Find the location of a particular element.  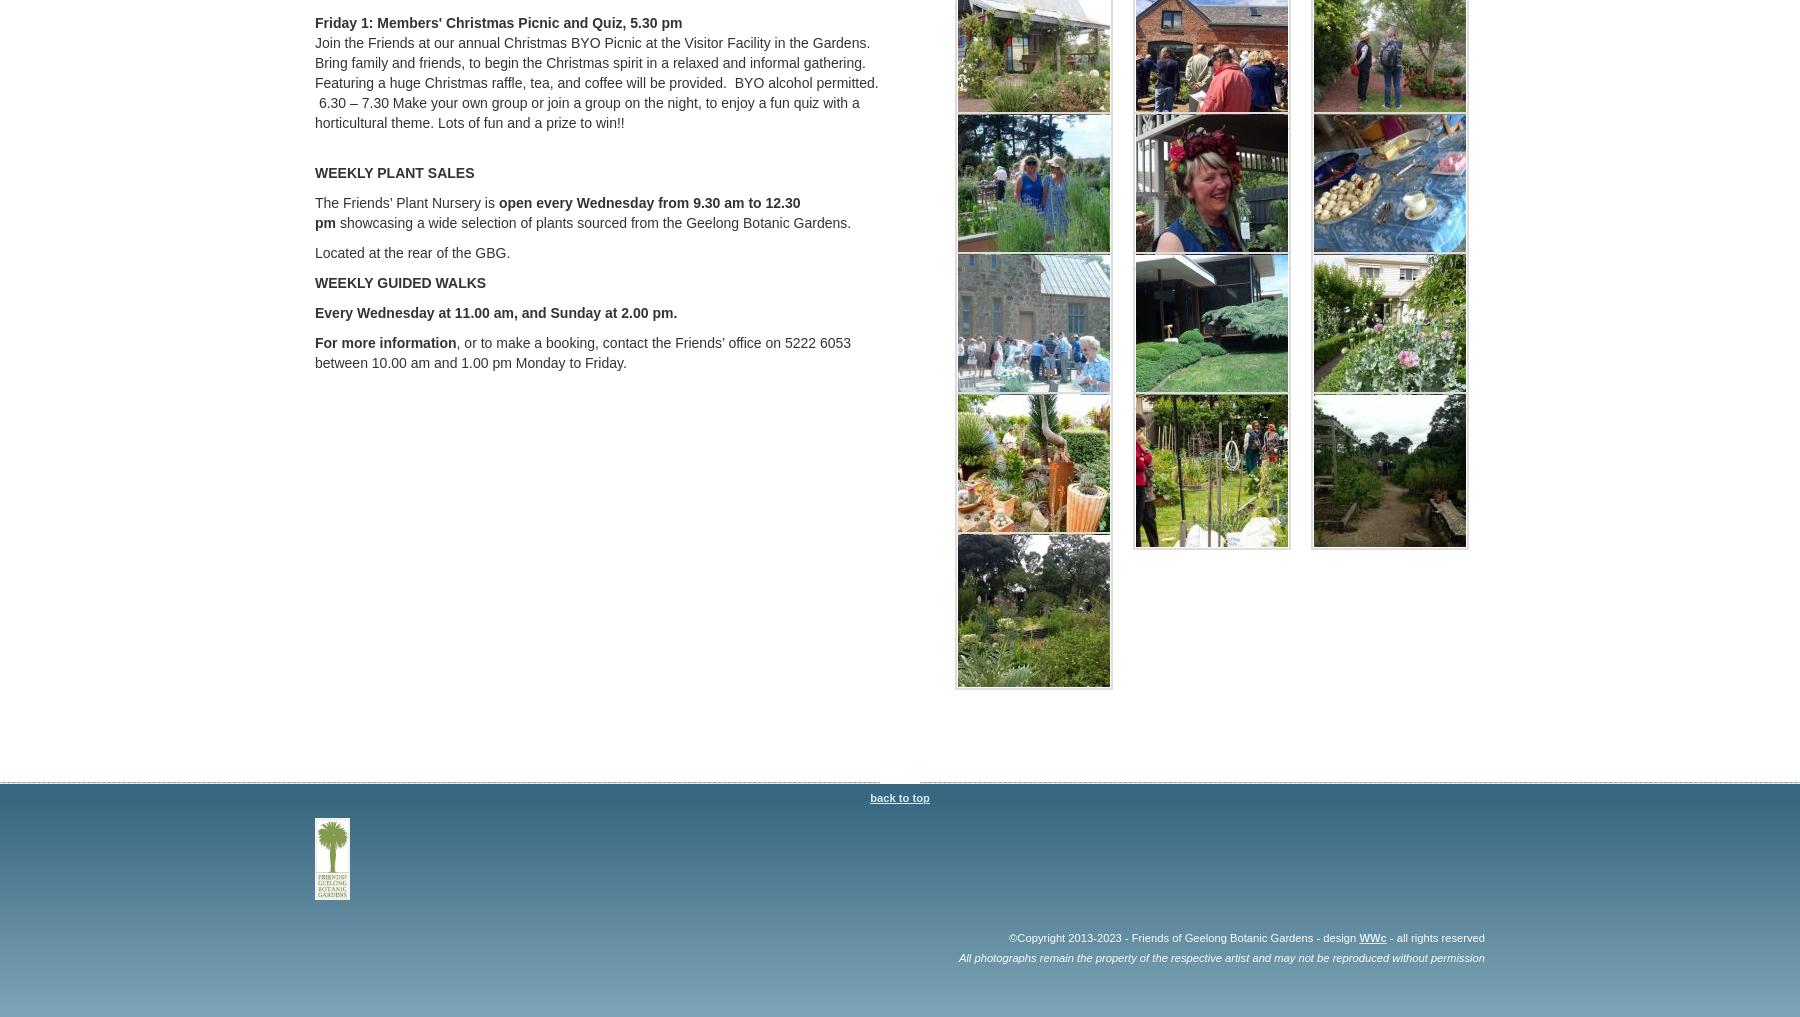

'For more information' is located at coordinates (385, 341).